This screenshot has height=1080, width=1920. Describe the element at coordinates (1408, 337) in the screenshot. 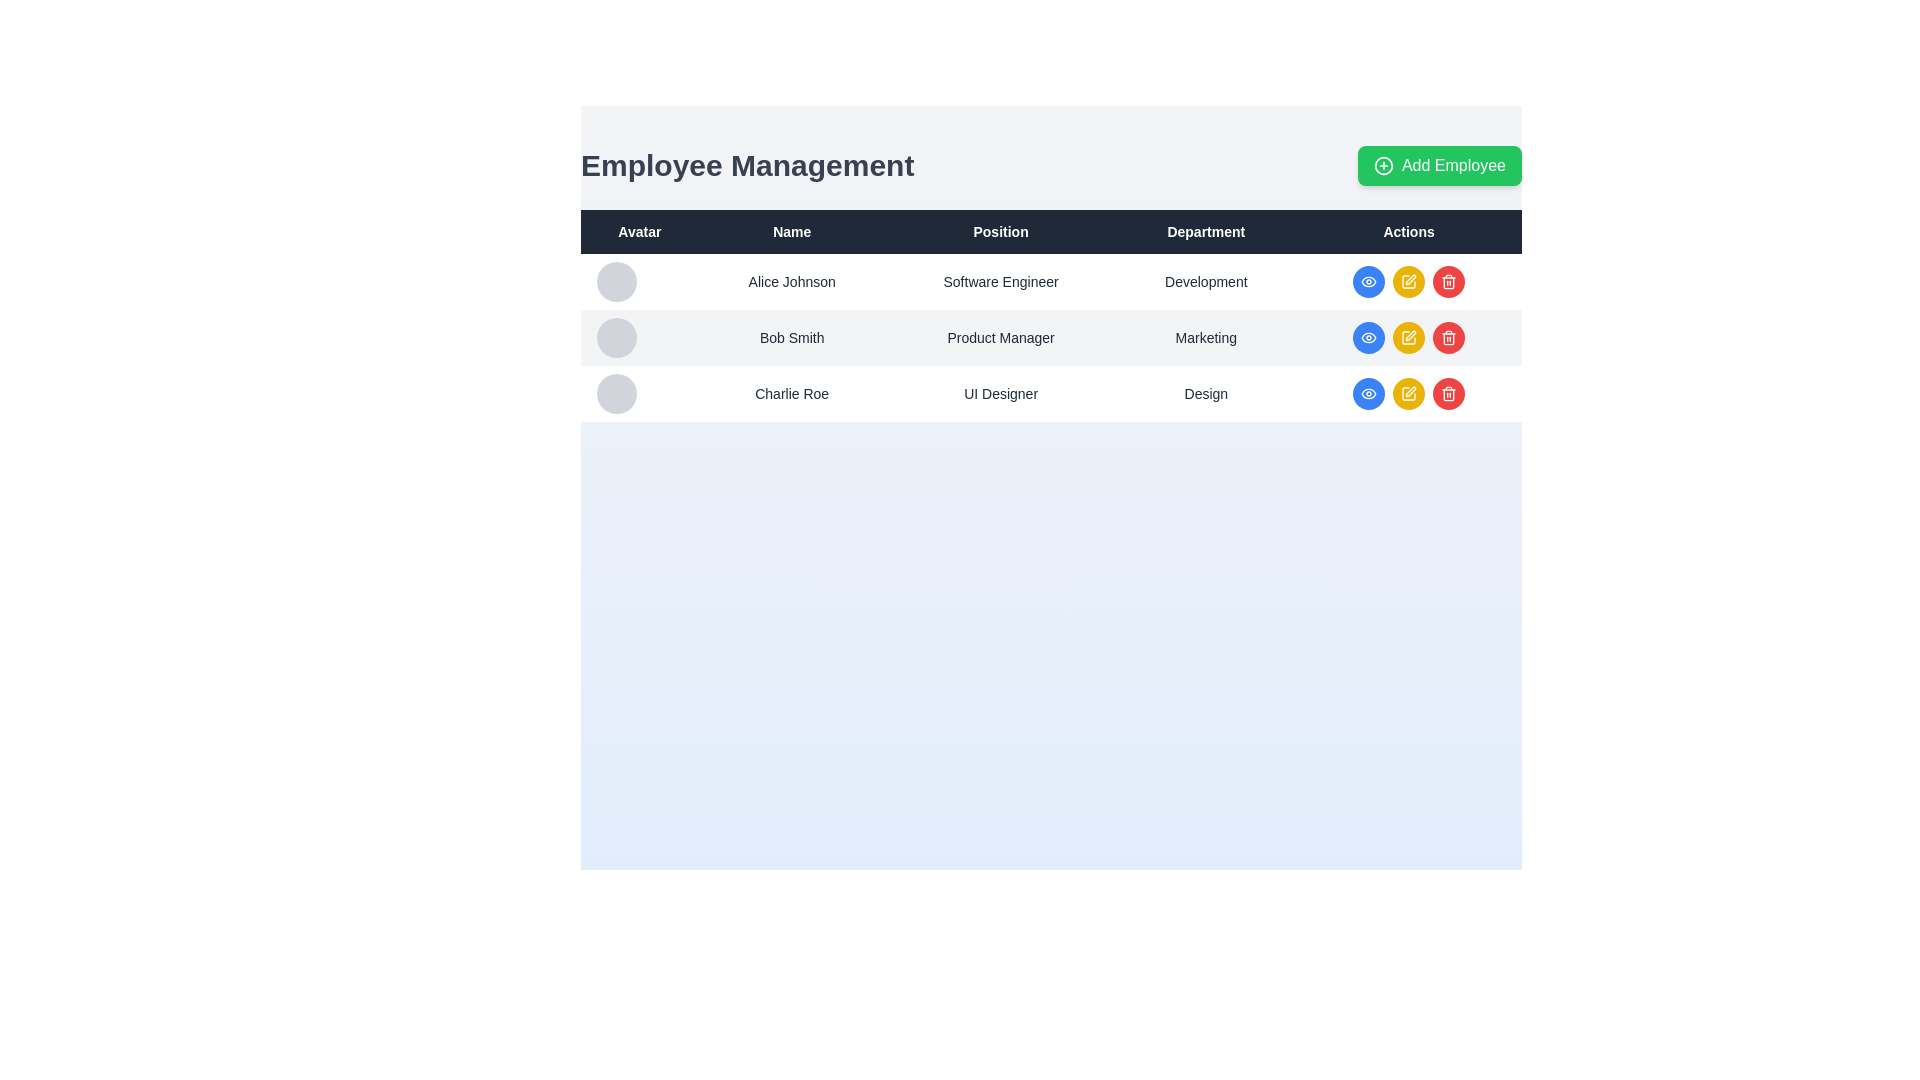

I see `the circular yellow button with a white pen icon in the 'Actions' column for 'Bob Smith'` at that location.